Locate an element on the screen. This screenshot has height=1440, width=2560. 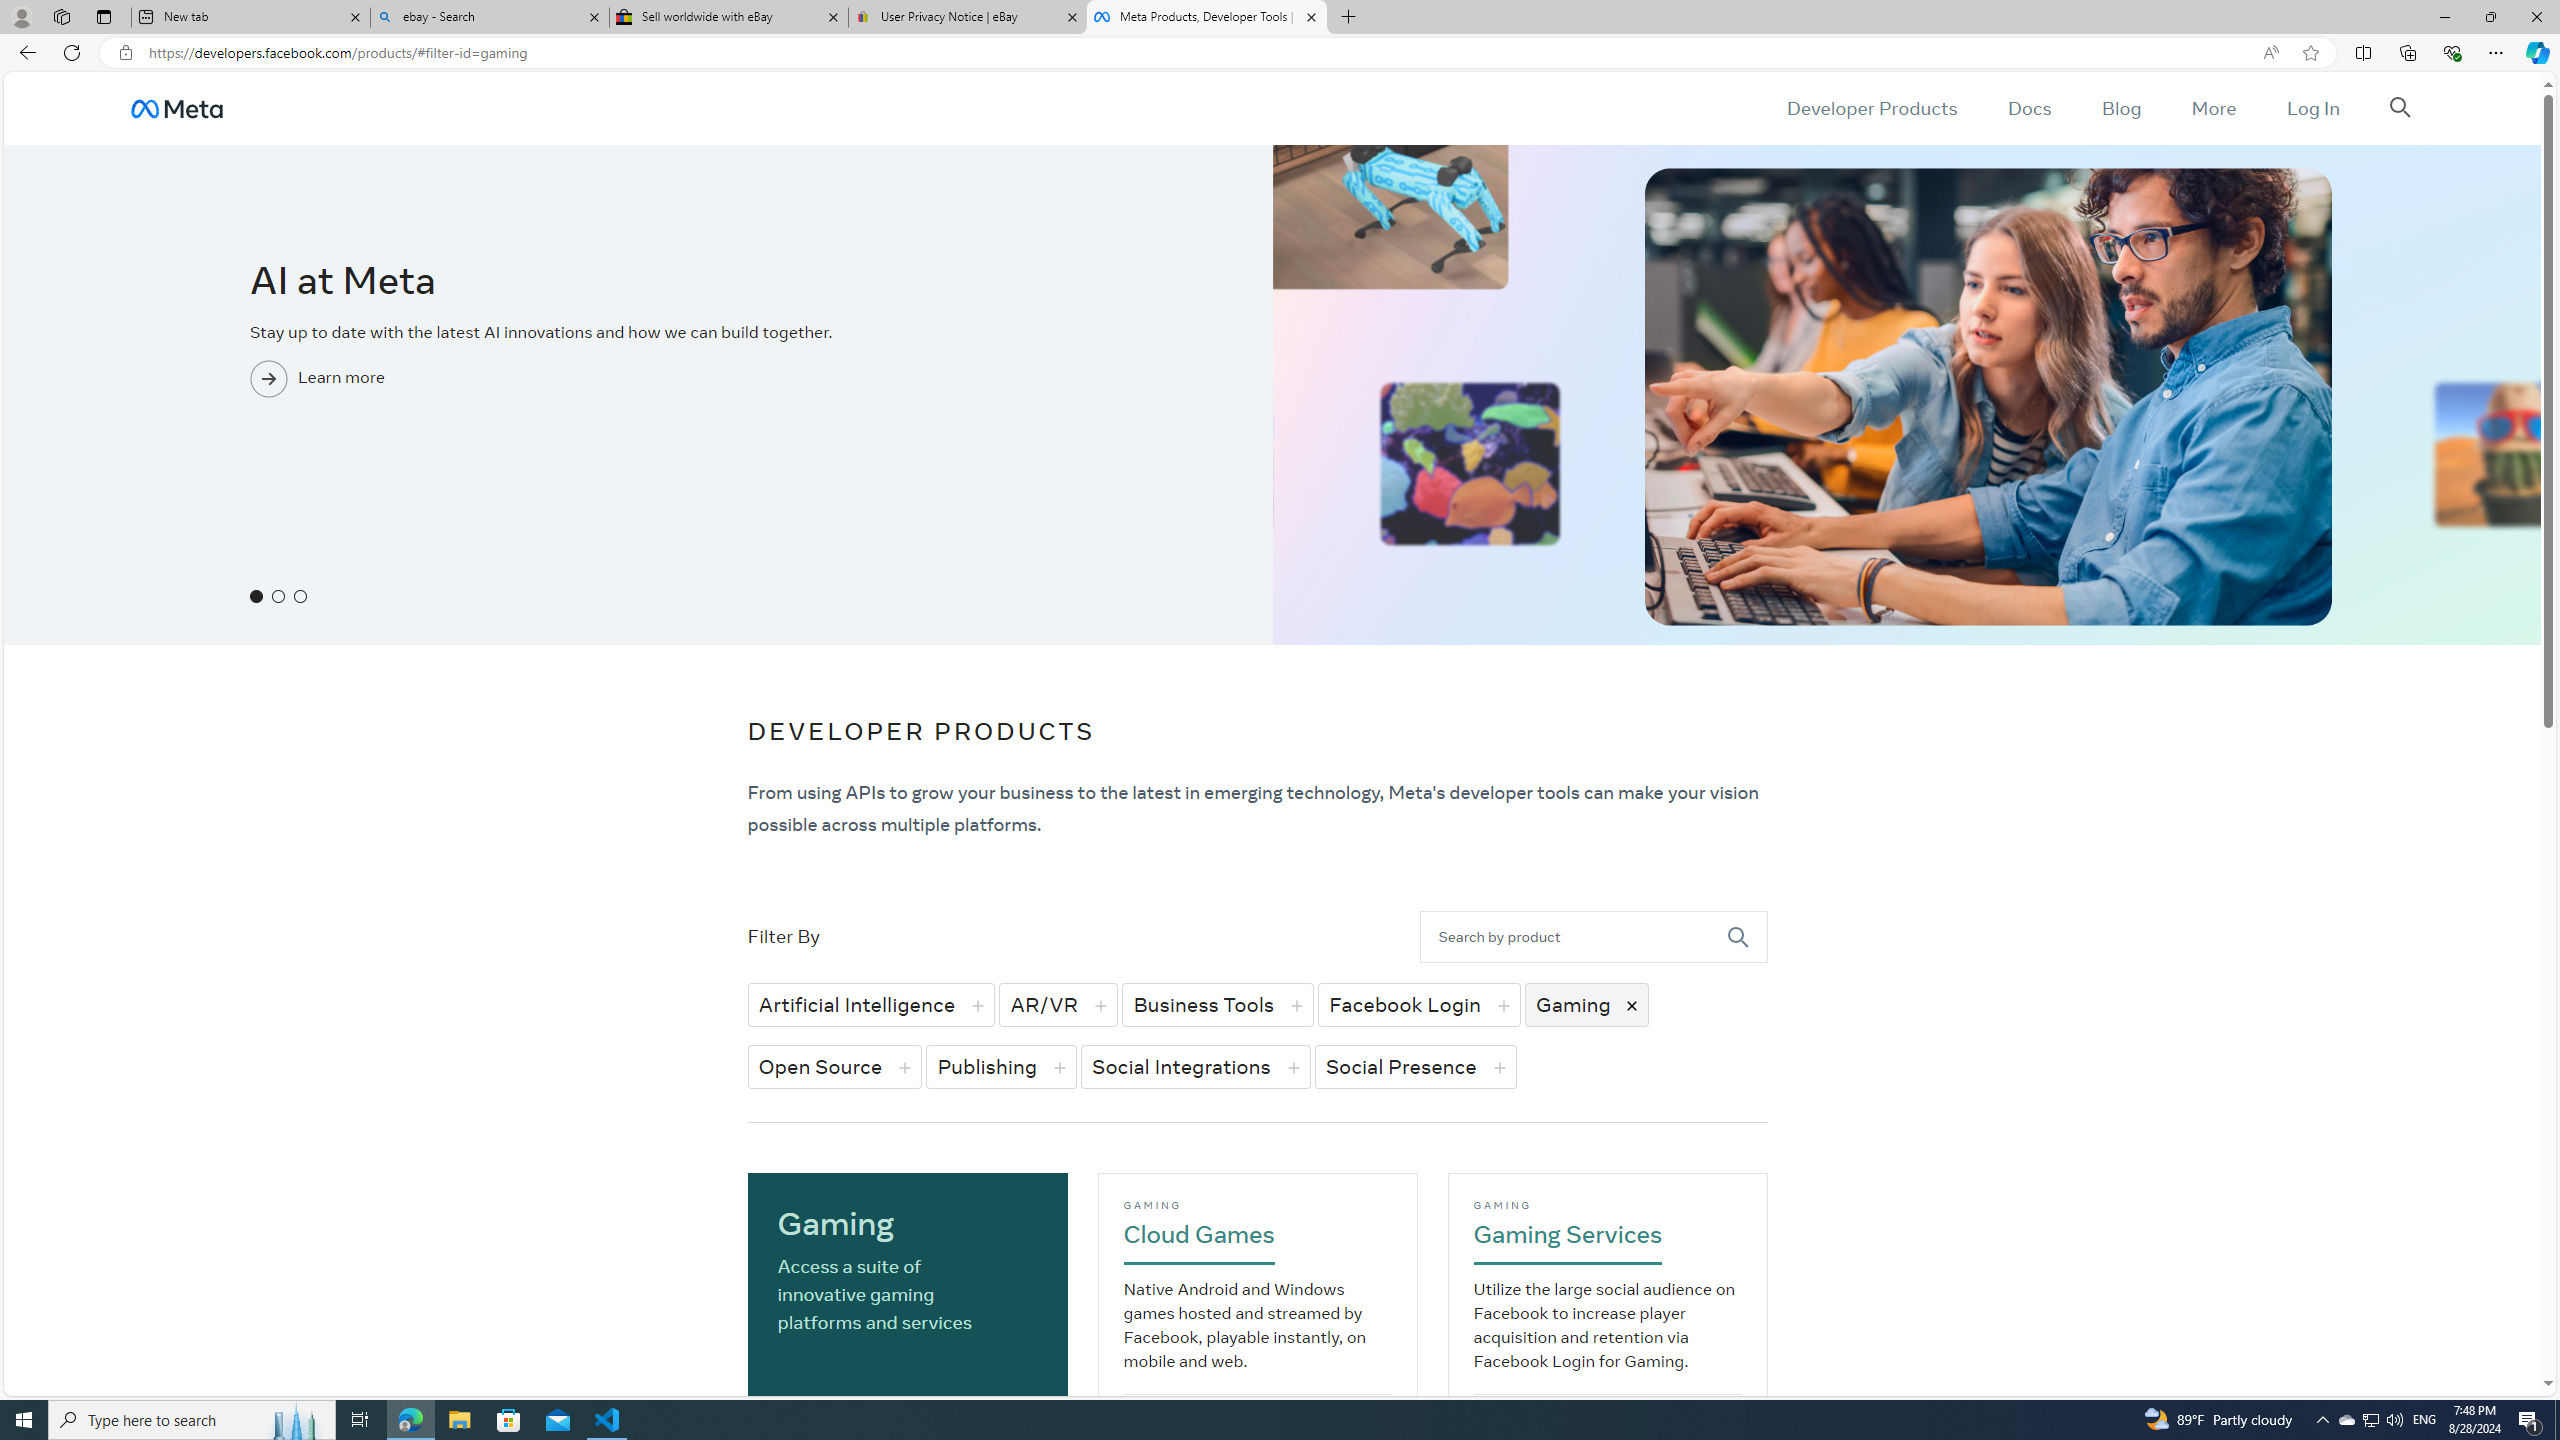
'Artificial Intelligence' is located at coordinates (871, 1004).